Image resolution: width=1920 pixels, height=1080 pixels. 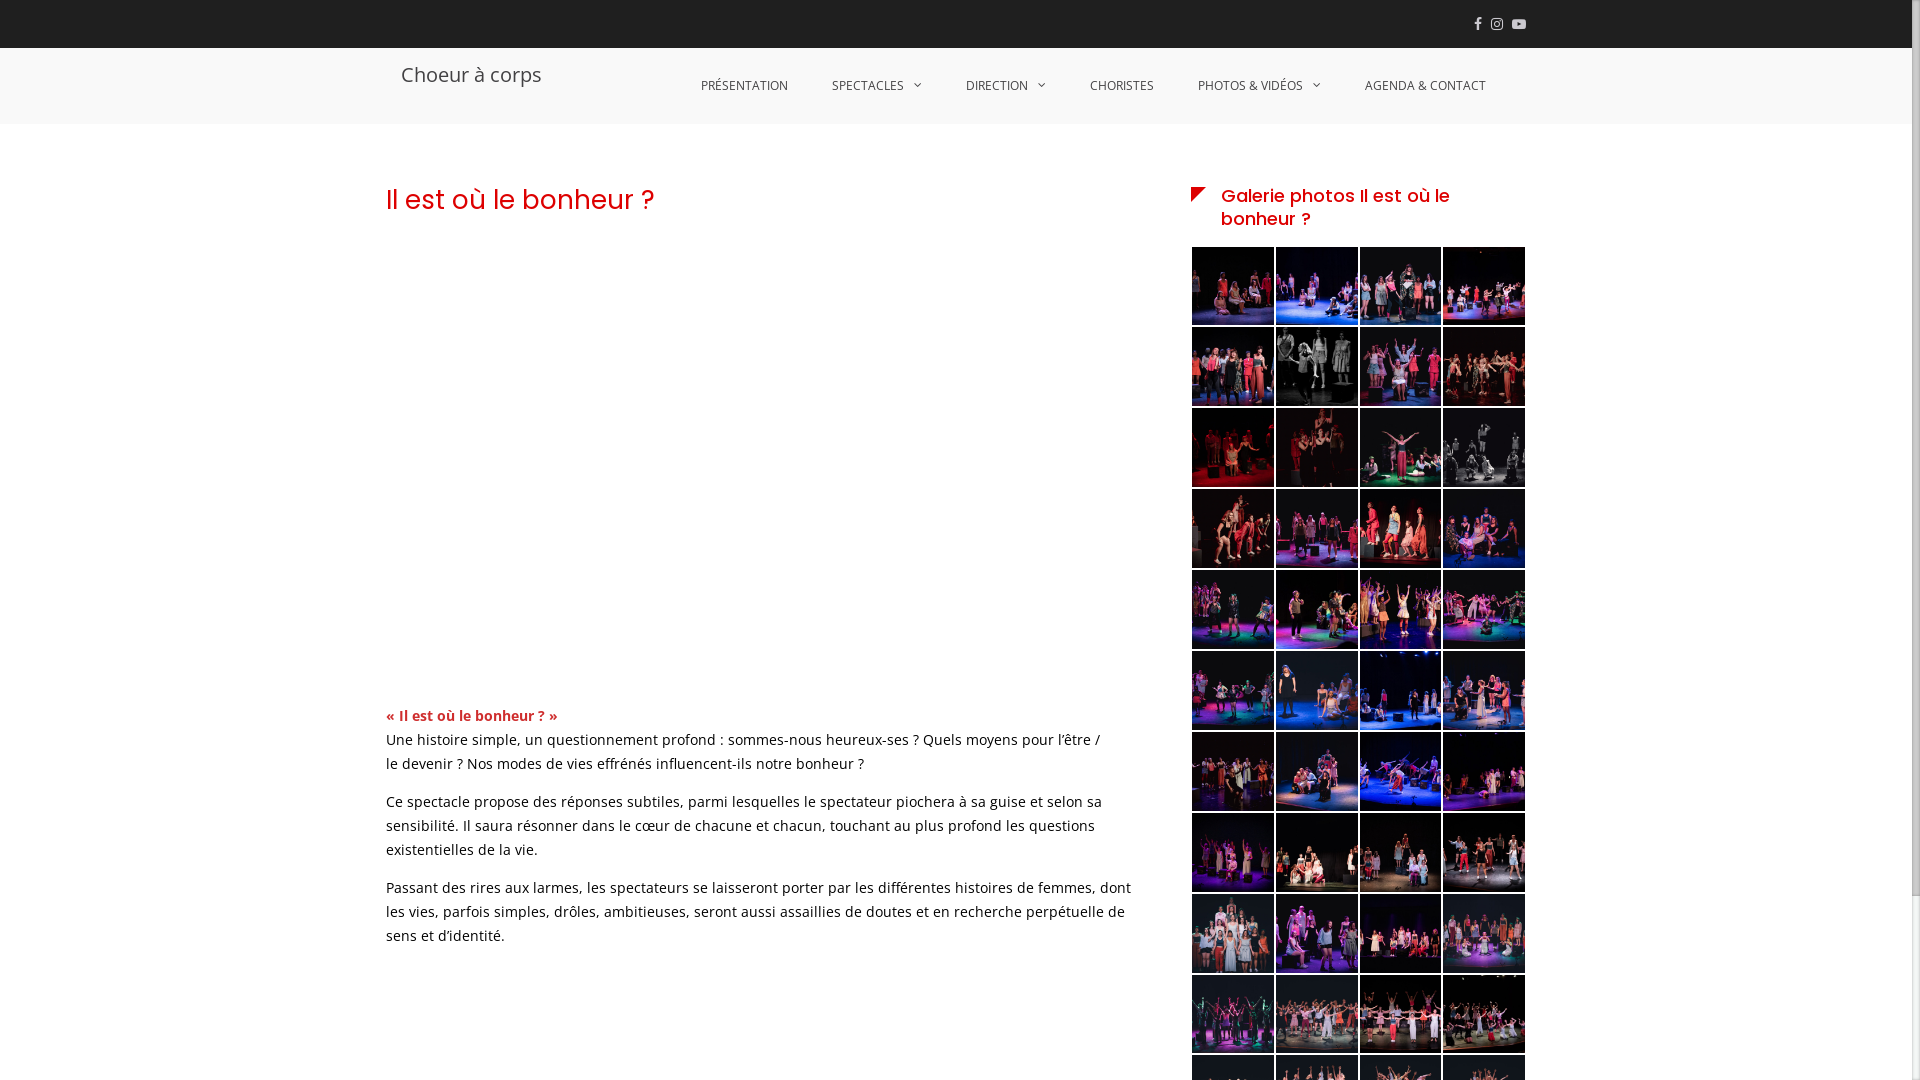 What do you see at coordinates (1473, 23) in the screenshot?
I see `'Facebook'` at bounding box center [1473, 23].